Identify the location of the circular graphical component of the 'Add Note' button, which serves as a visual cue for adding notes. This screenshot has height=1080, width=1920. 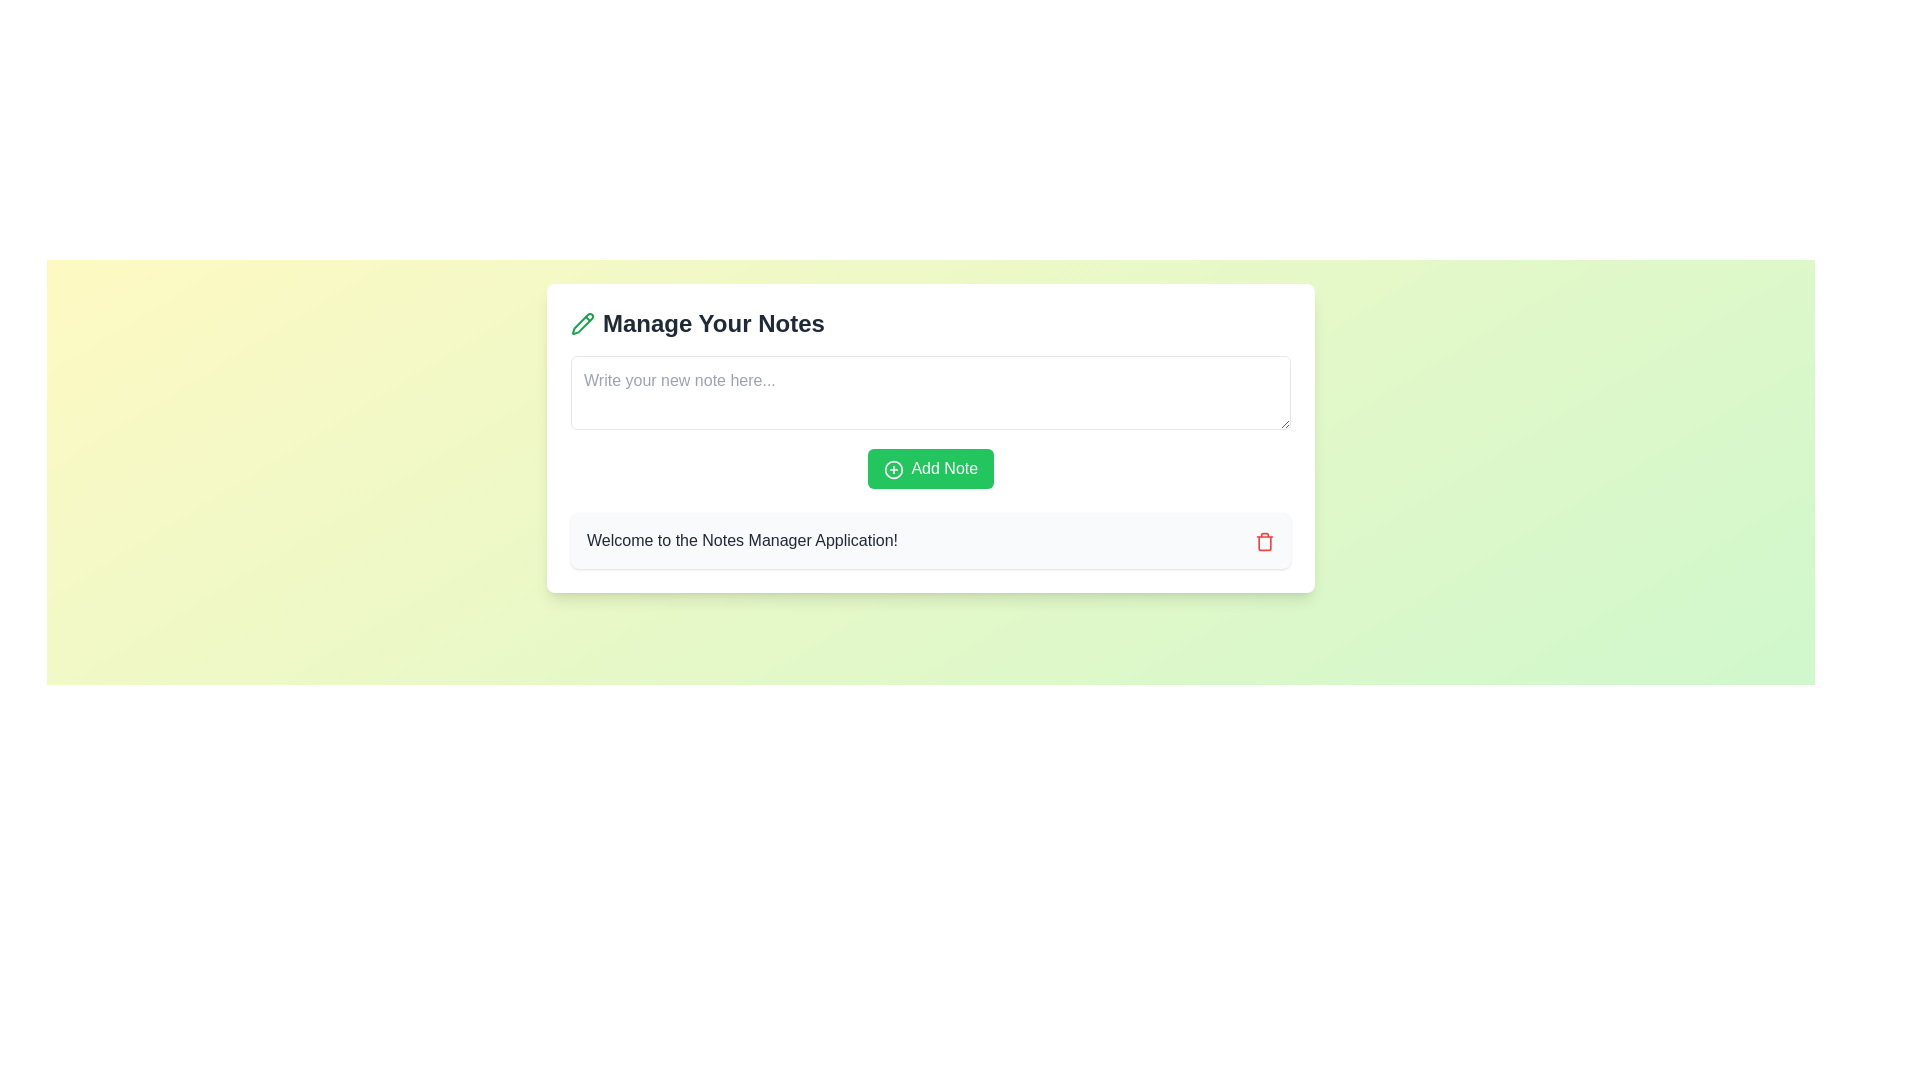
(892, 469).